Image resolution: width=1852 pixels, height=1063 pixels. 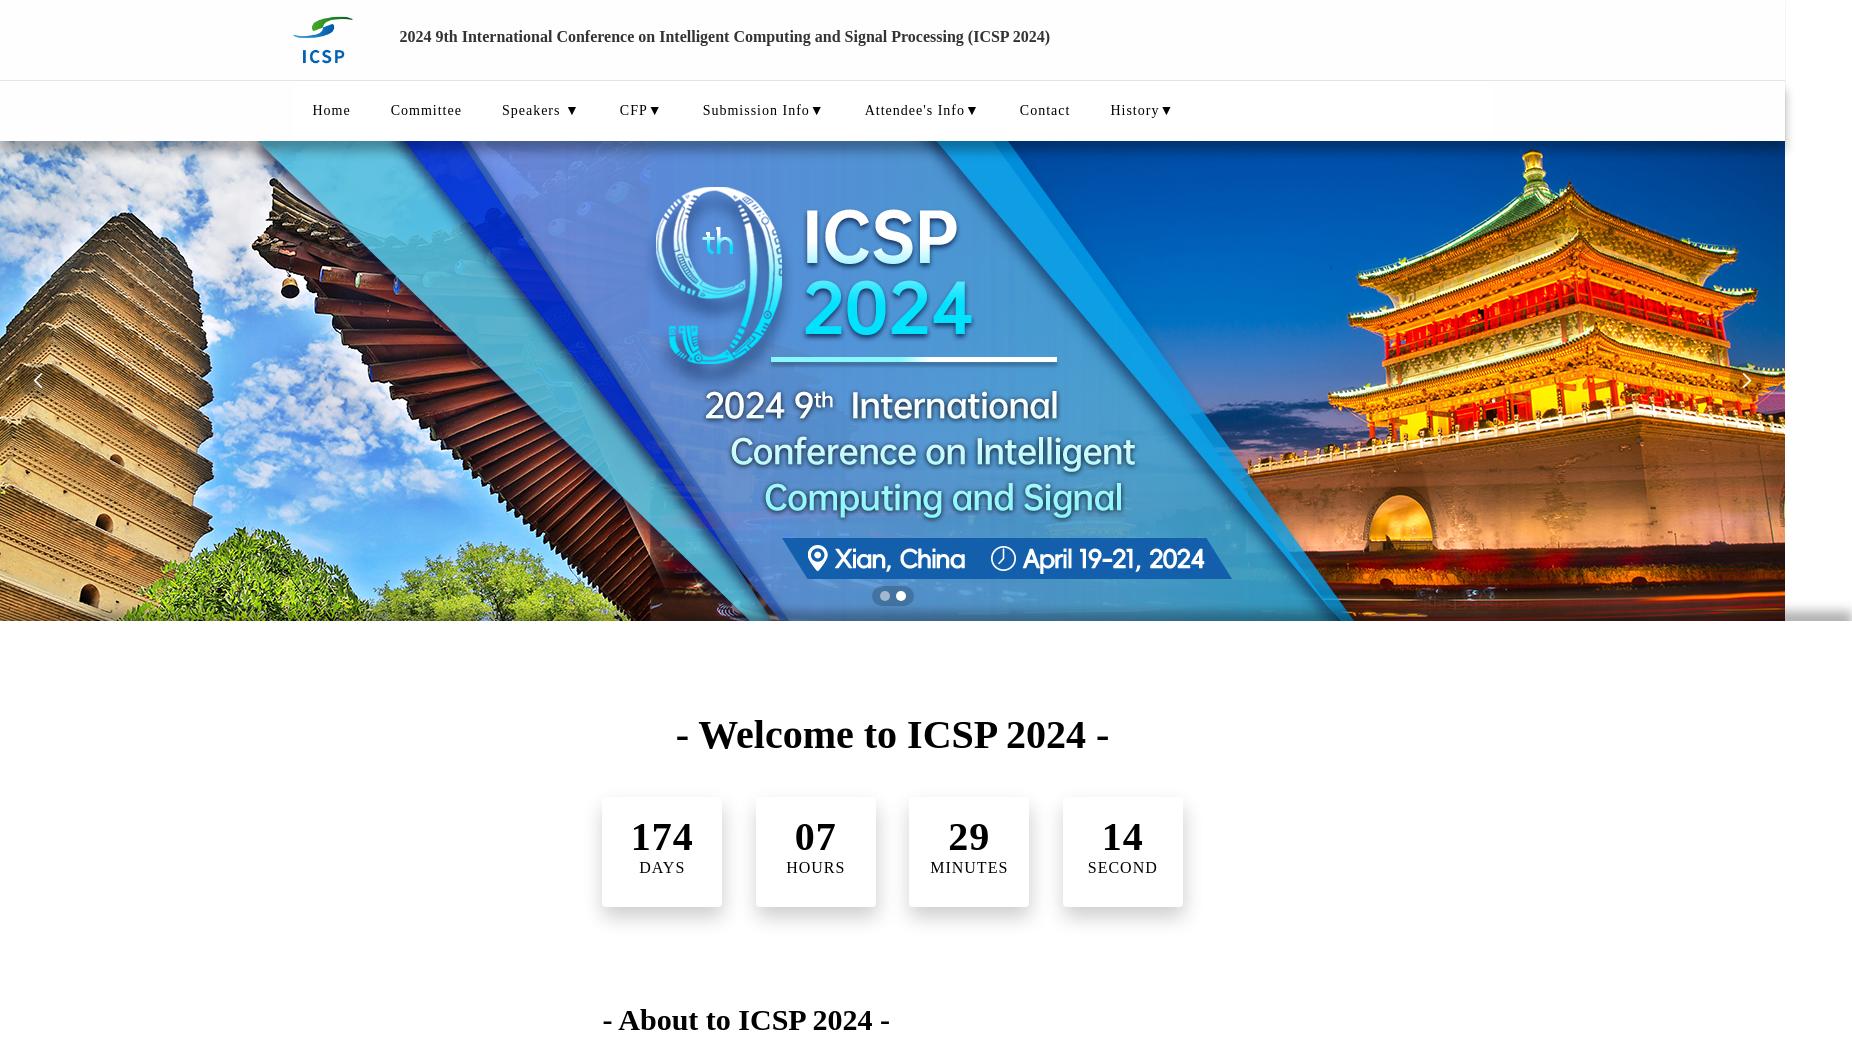 What do you see at coordinates (921, 110) in the screenshot?
I see `'Attendee's Info▼'` at bounding box center [921, 110].